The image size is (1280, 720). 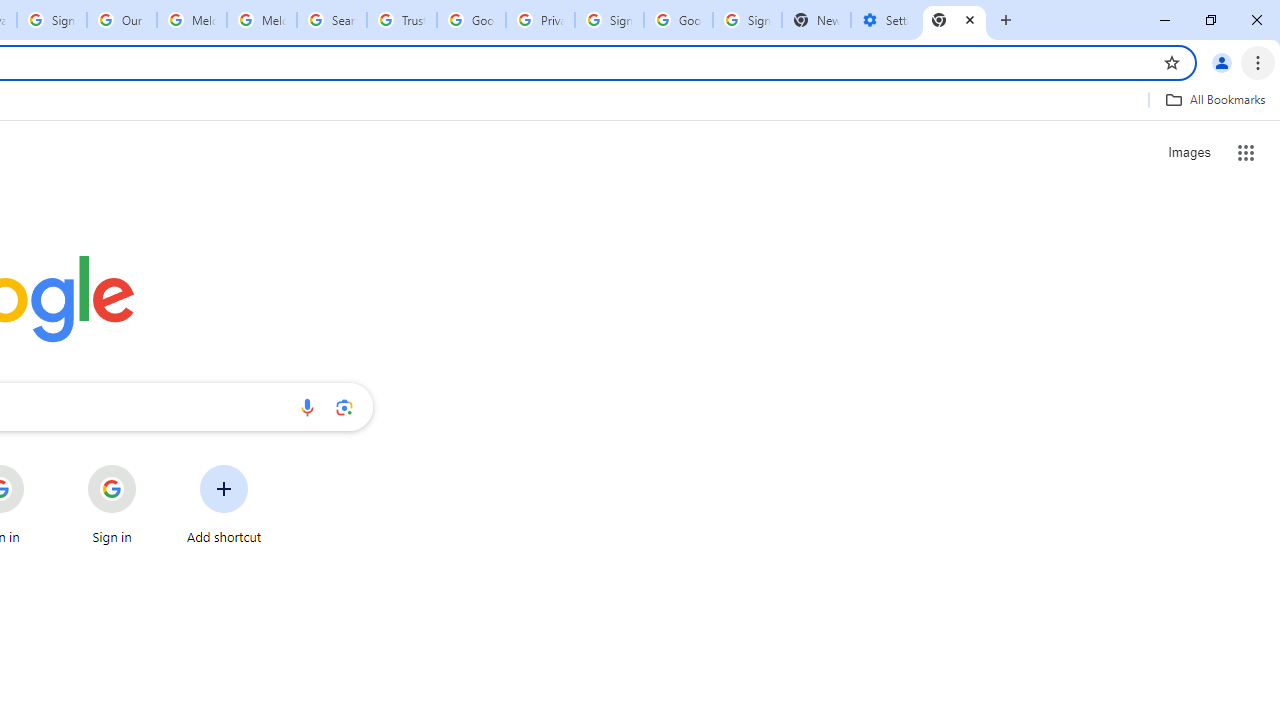 What do you see at coordinates (332, 20) in the screenshot?
I see `'Search our Doodle Library Collection - Google Doodles'` at bounding box center [332, 20].